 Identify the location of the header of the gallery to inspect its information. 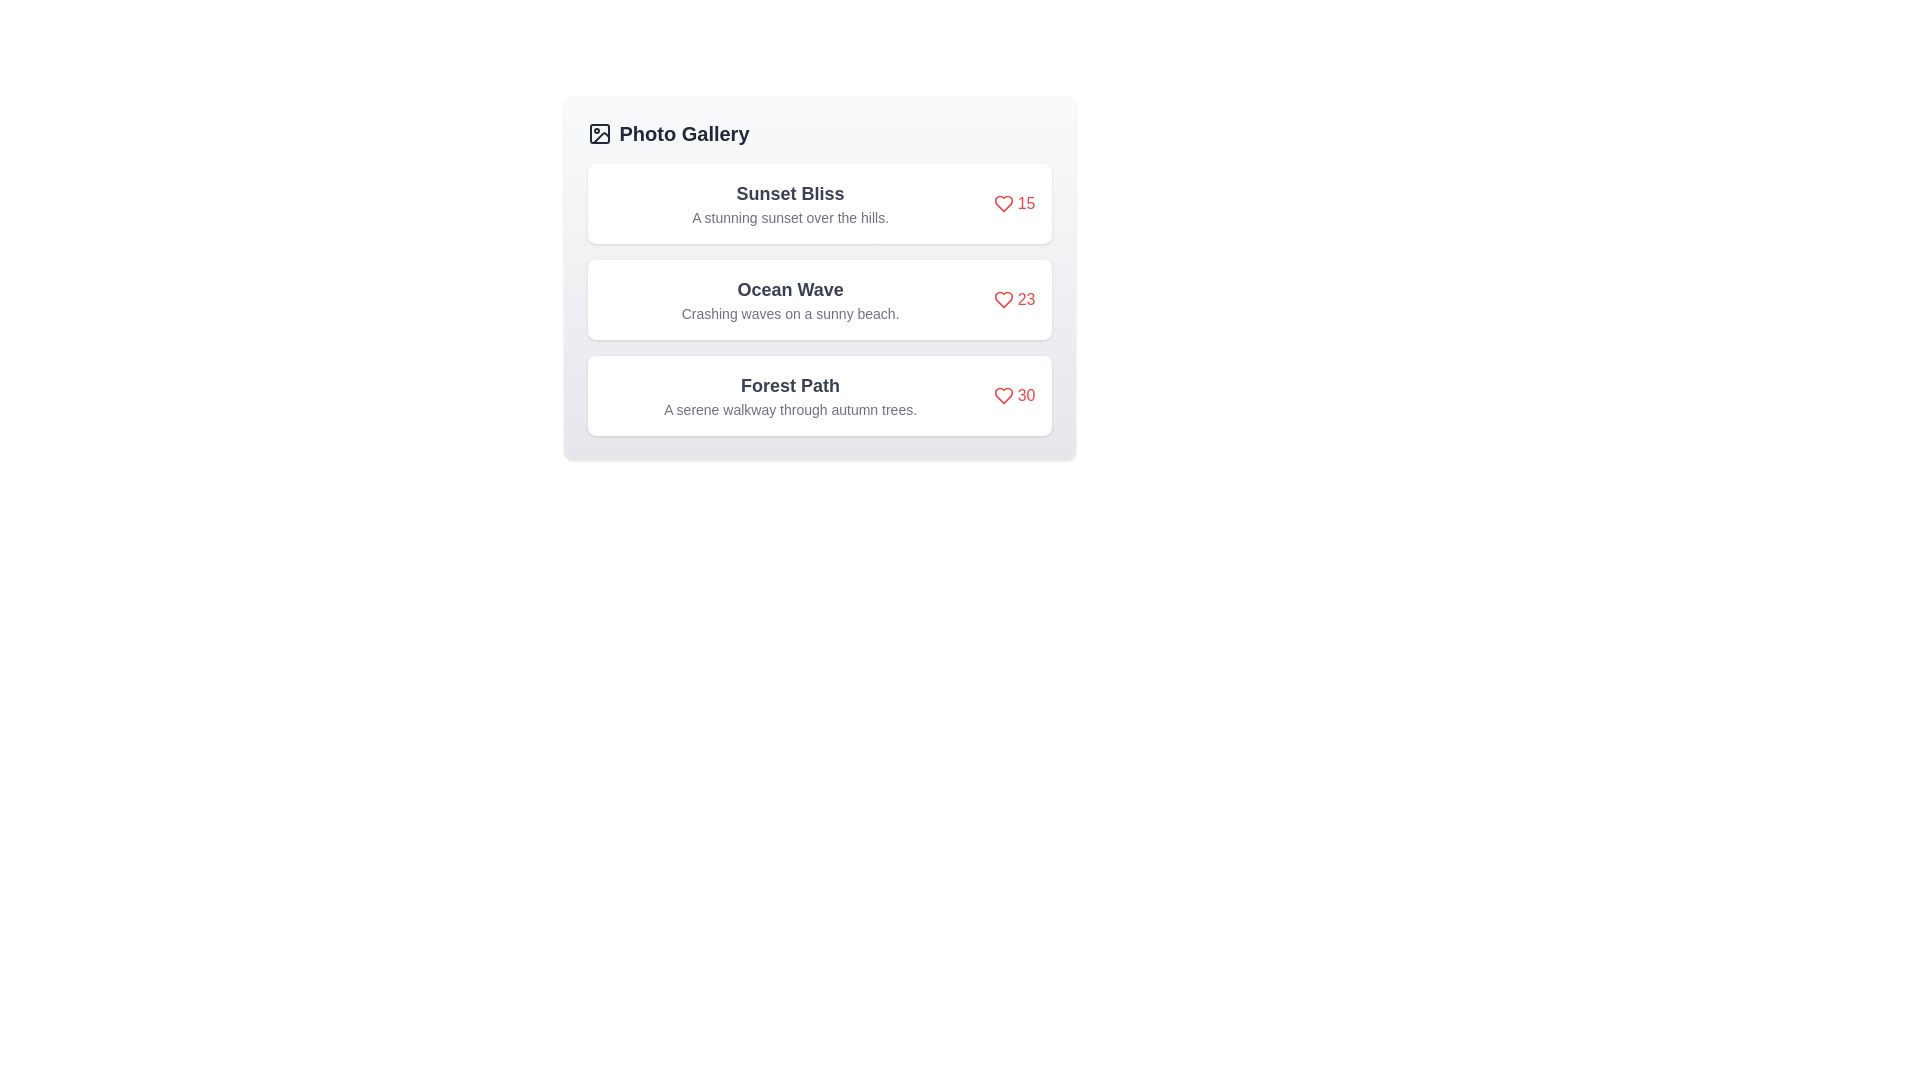
(819, 134).